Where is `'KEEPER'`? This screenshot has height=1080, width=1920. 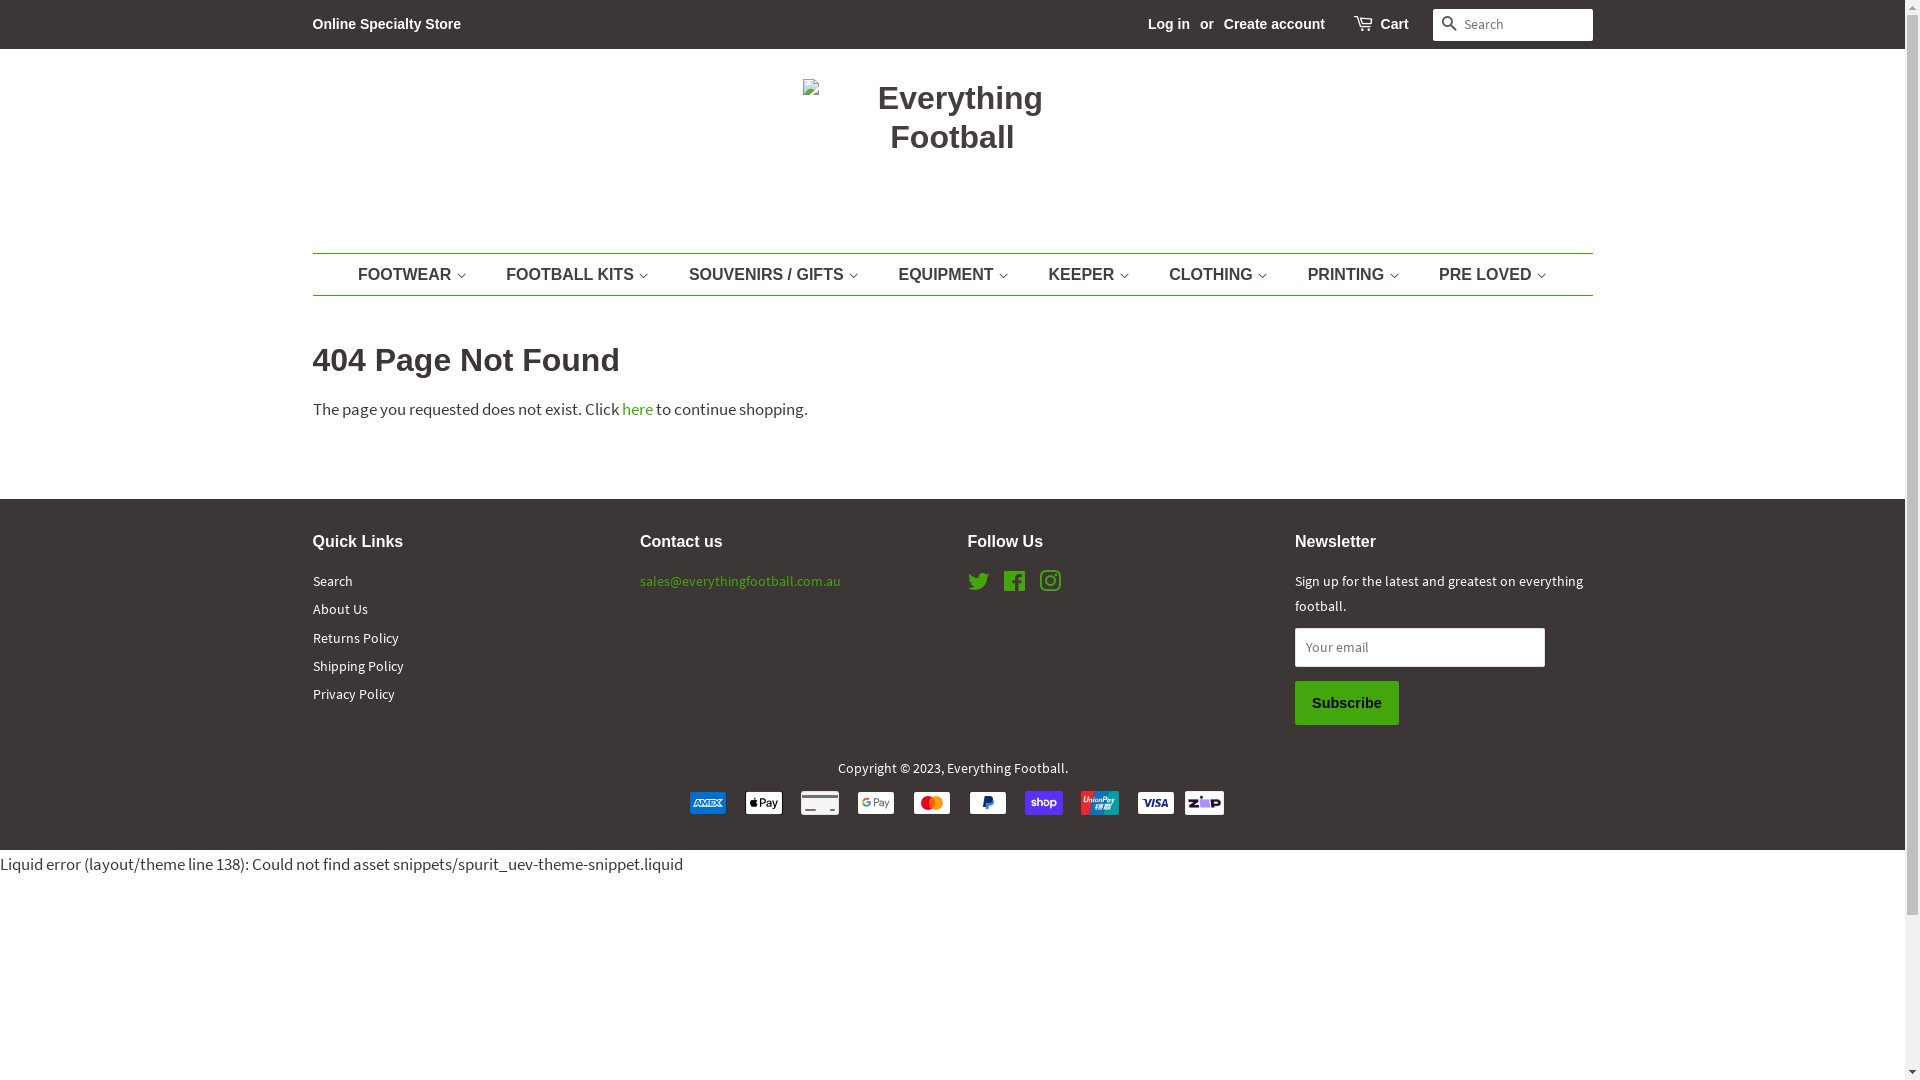
'KEEPER' is located at coordinates (1091, 274).